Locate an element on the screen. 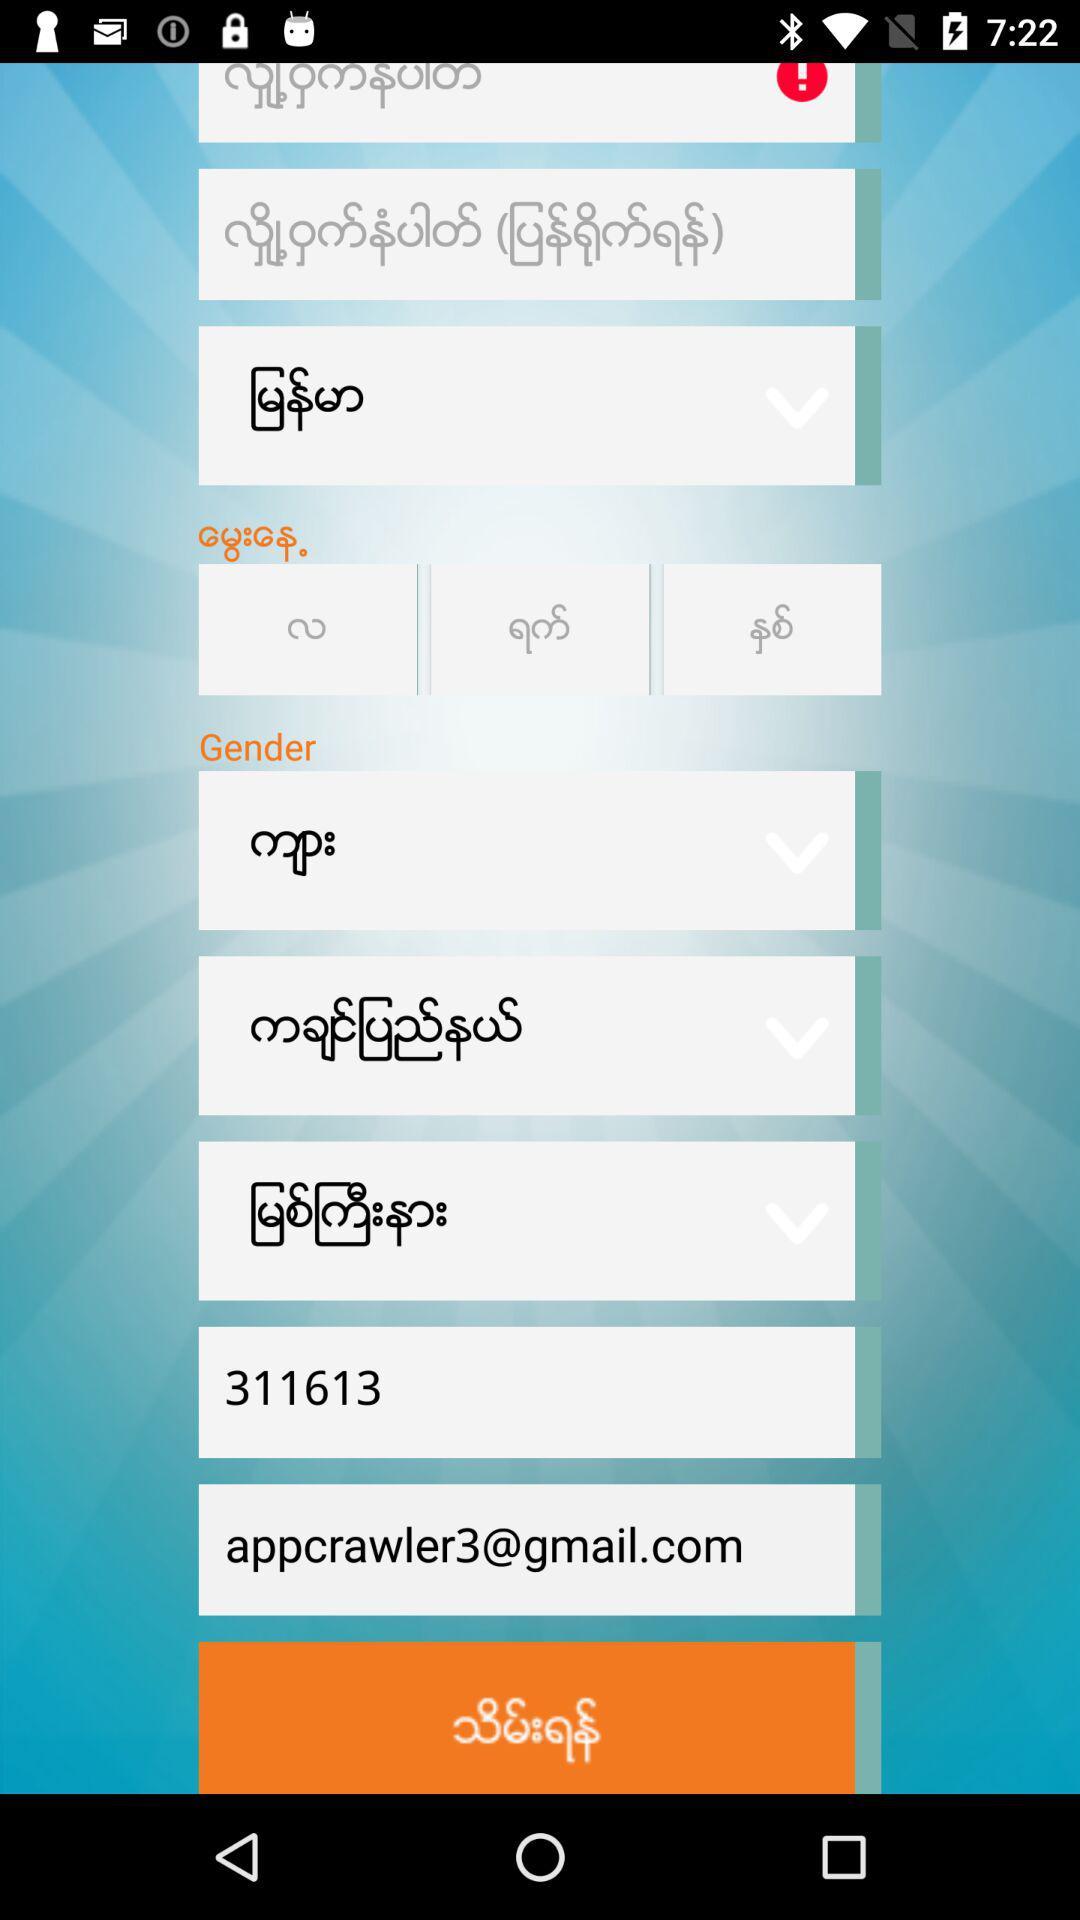 This screenshot has width=1080, height=1920. confirm is located at coordinates (525, 1716).